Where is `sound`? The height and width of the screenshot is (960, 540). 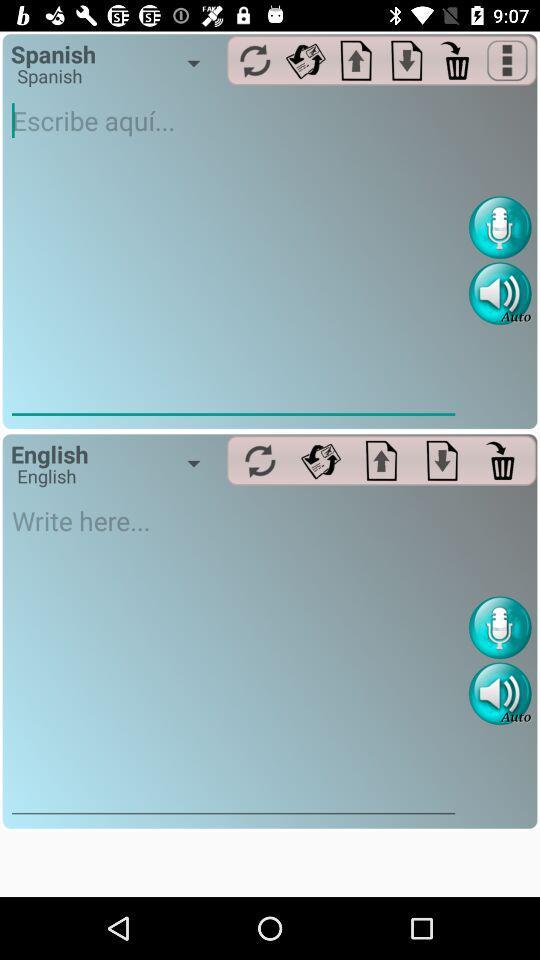 sound is located at coordinates (499, 693).